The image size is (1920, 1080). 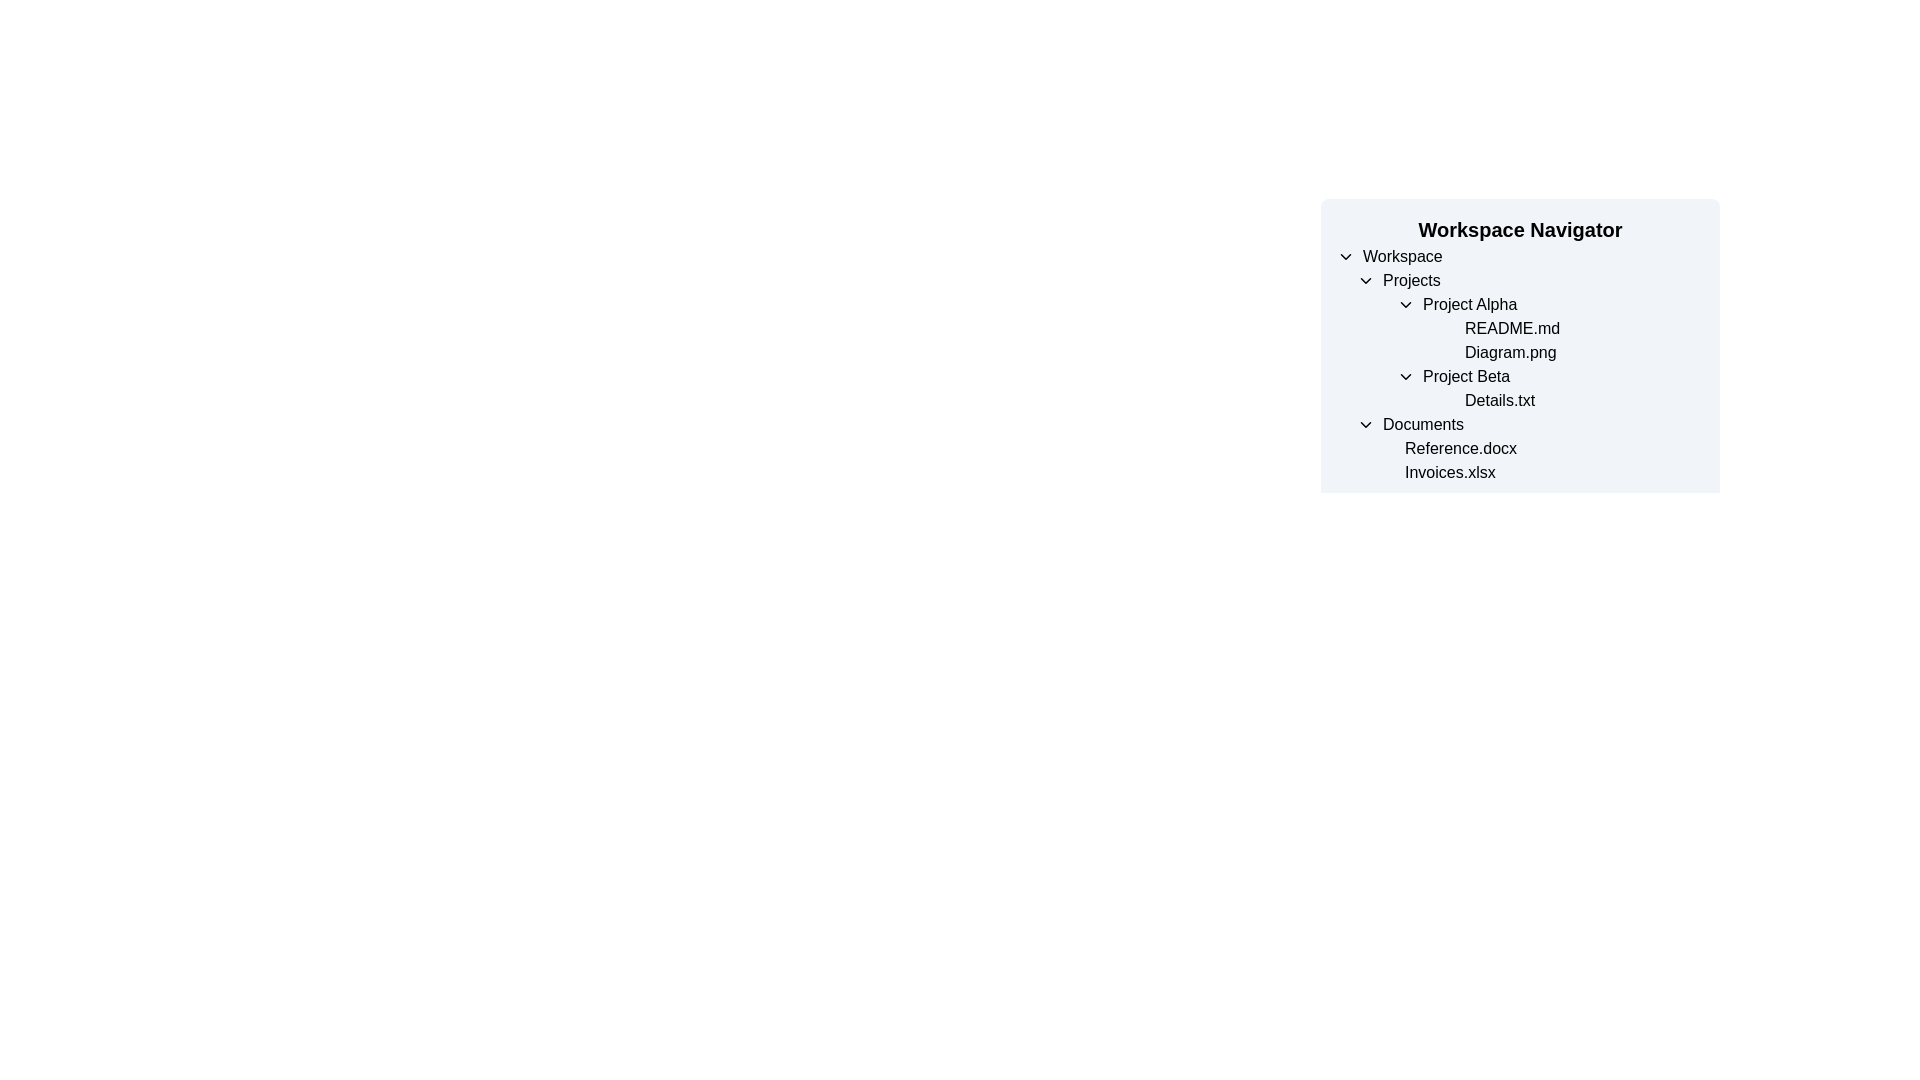 What do you see at coordinates (1422, 423) in the screenshot?
I see `the static label categorizing the 'Documents' section in the Workspace Navigator panel` at bounding box center [1422, 423].